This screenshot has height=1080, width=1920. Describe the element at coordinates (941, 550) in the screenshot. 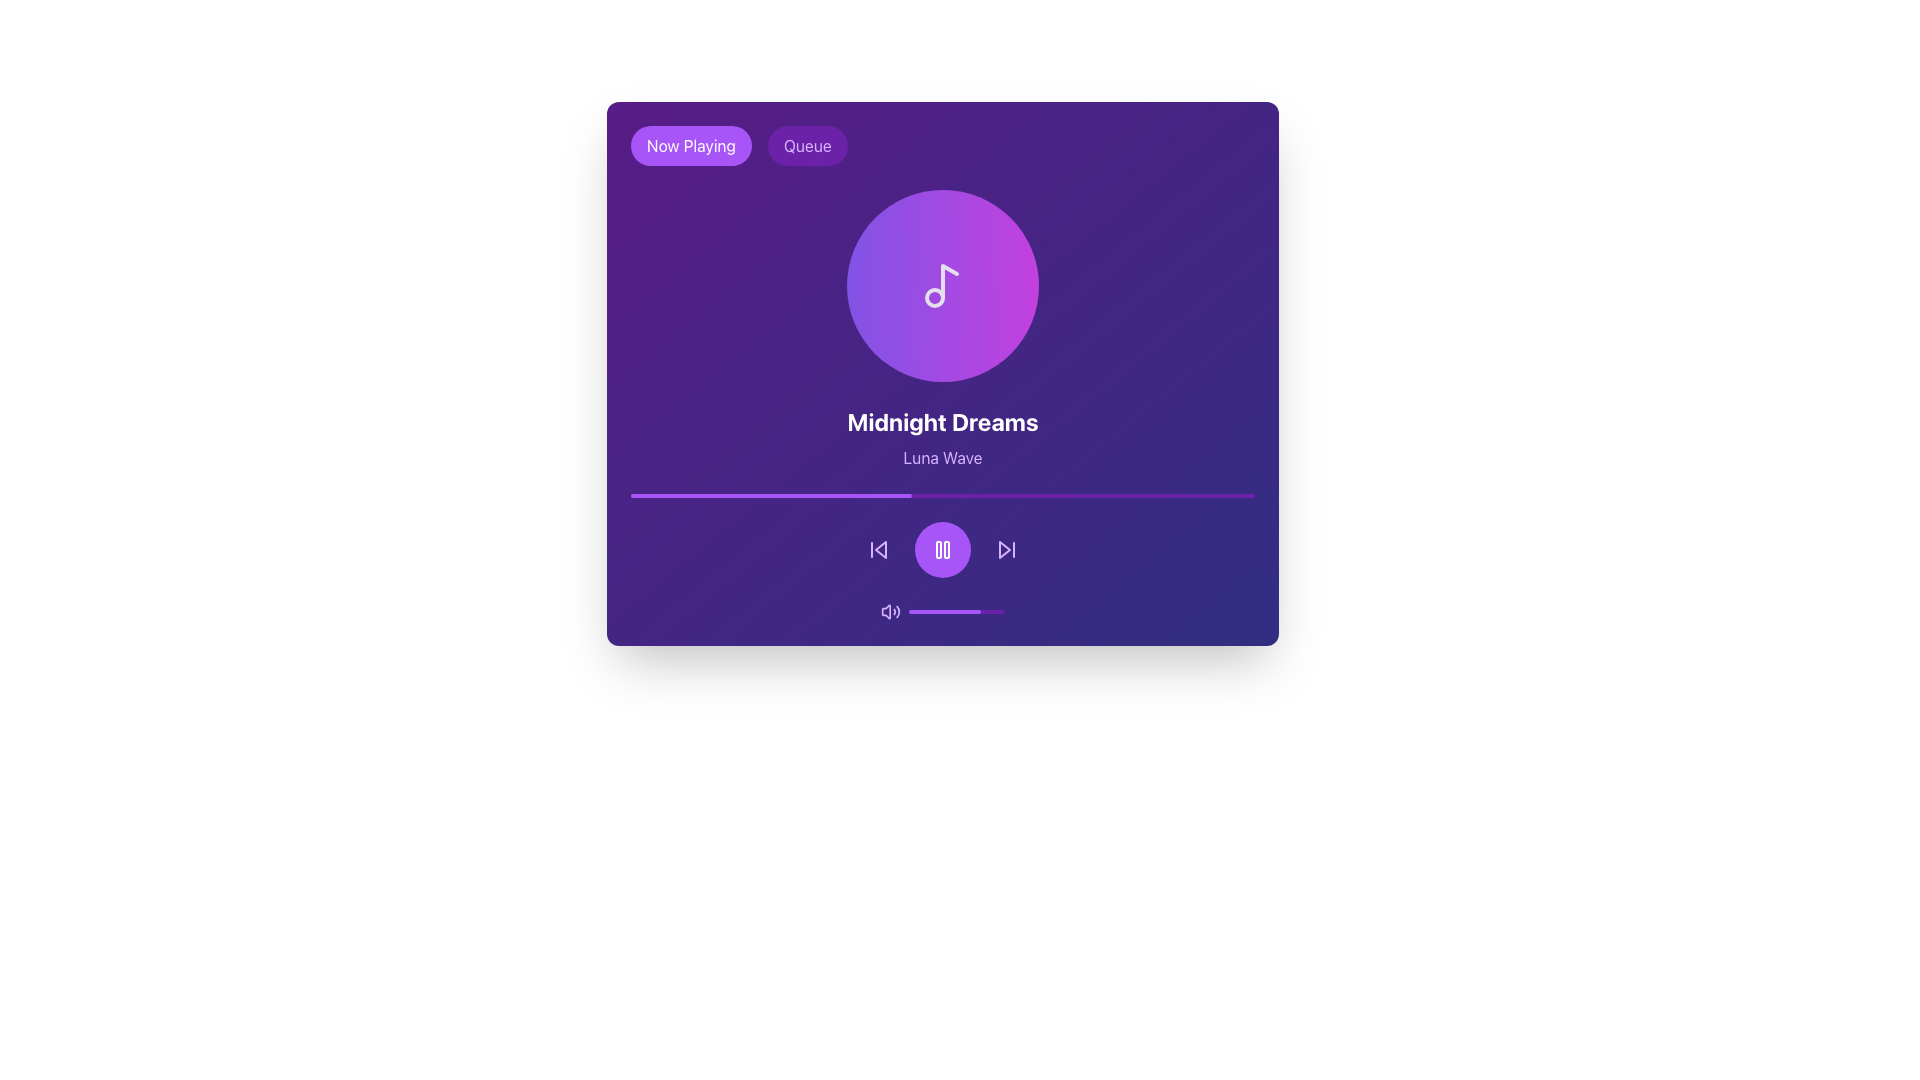

I see `the circular button with a purple background and a white pause icon at its center to interact with the keyboard` at that location.